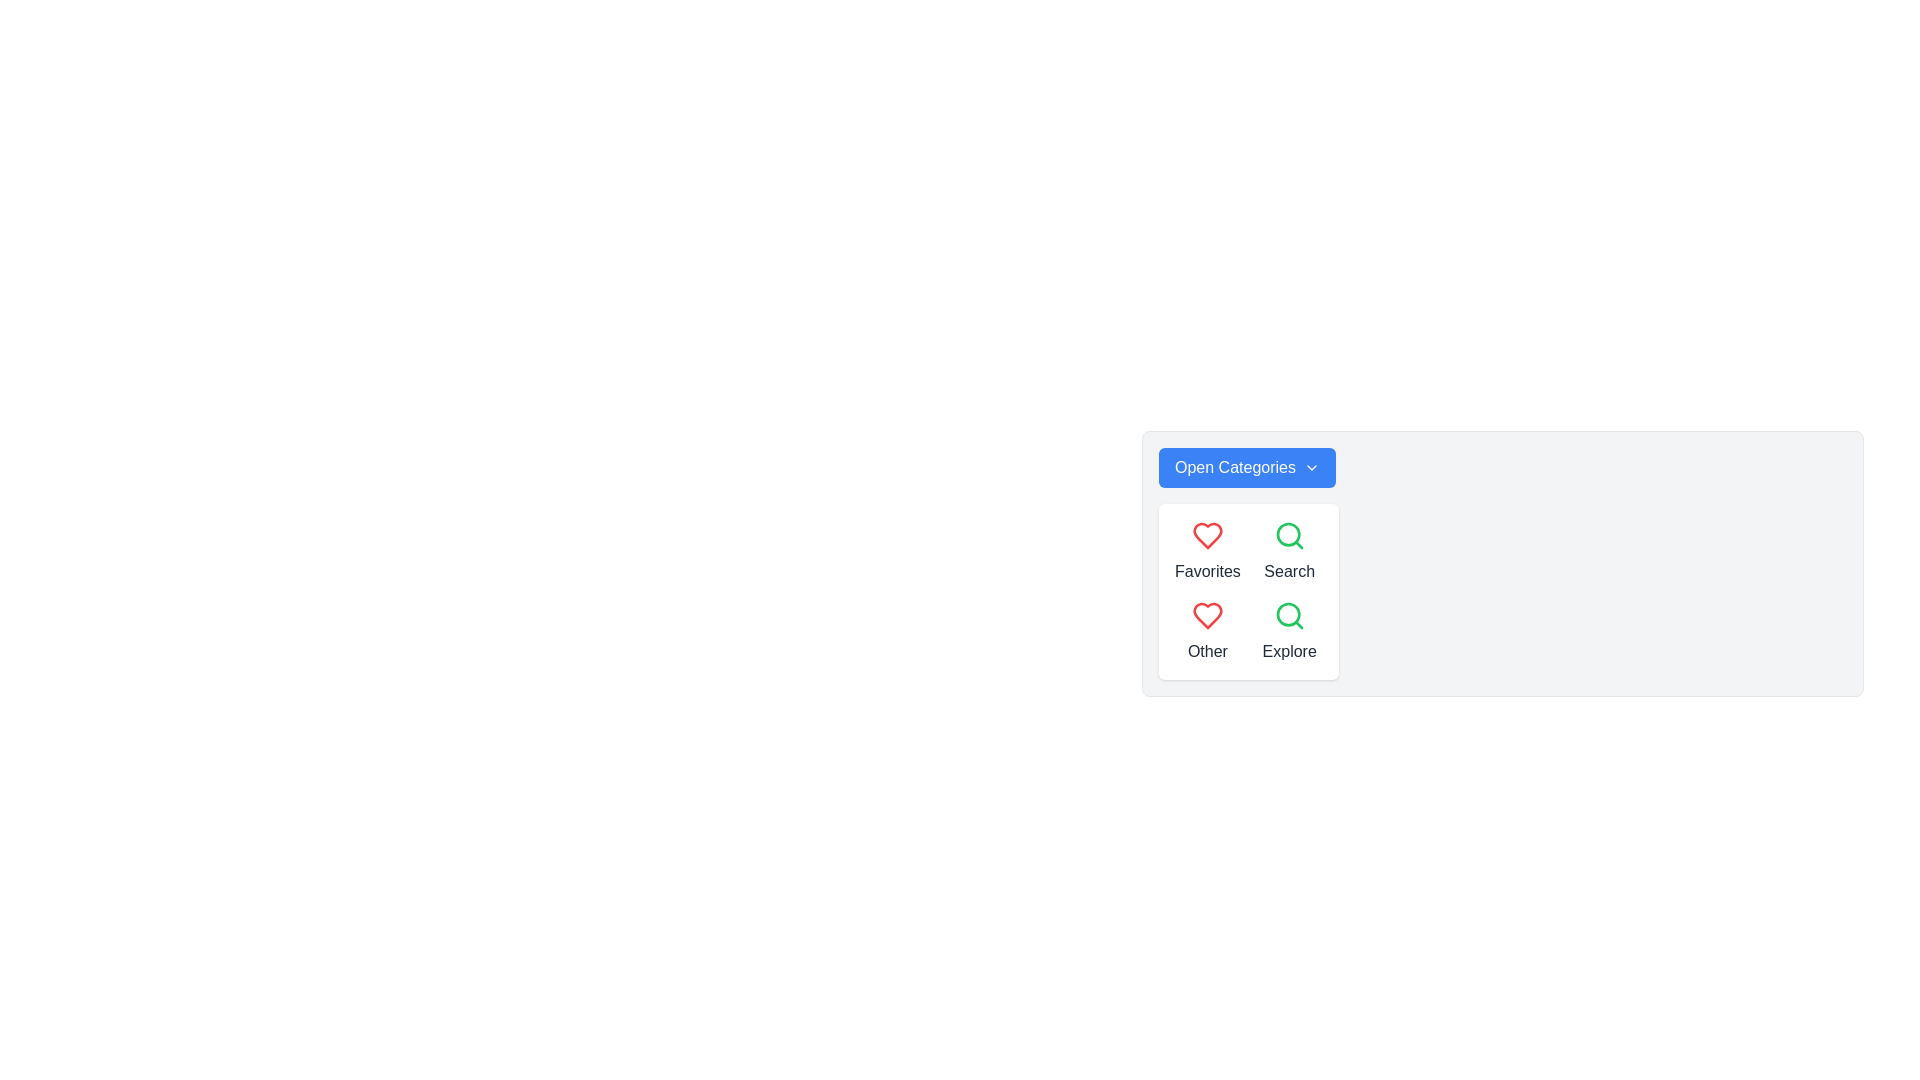 The image size is (1920, 1080). Describe the element at coordinates (1287, 612) in the screenshot. I see `the 'Explore' button by clicking the inner circular part of the magnifying glass icon located in the bottom-right corner of the icon grid` at that location.